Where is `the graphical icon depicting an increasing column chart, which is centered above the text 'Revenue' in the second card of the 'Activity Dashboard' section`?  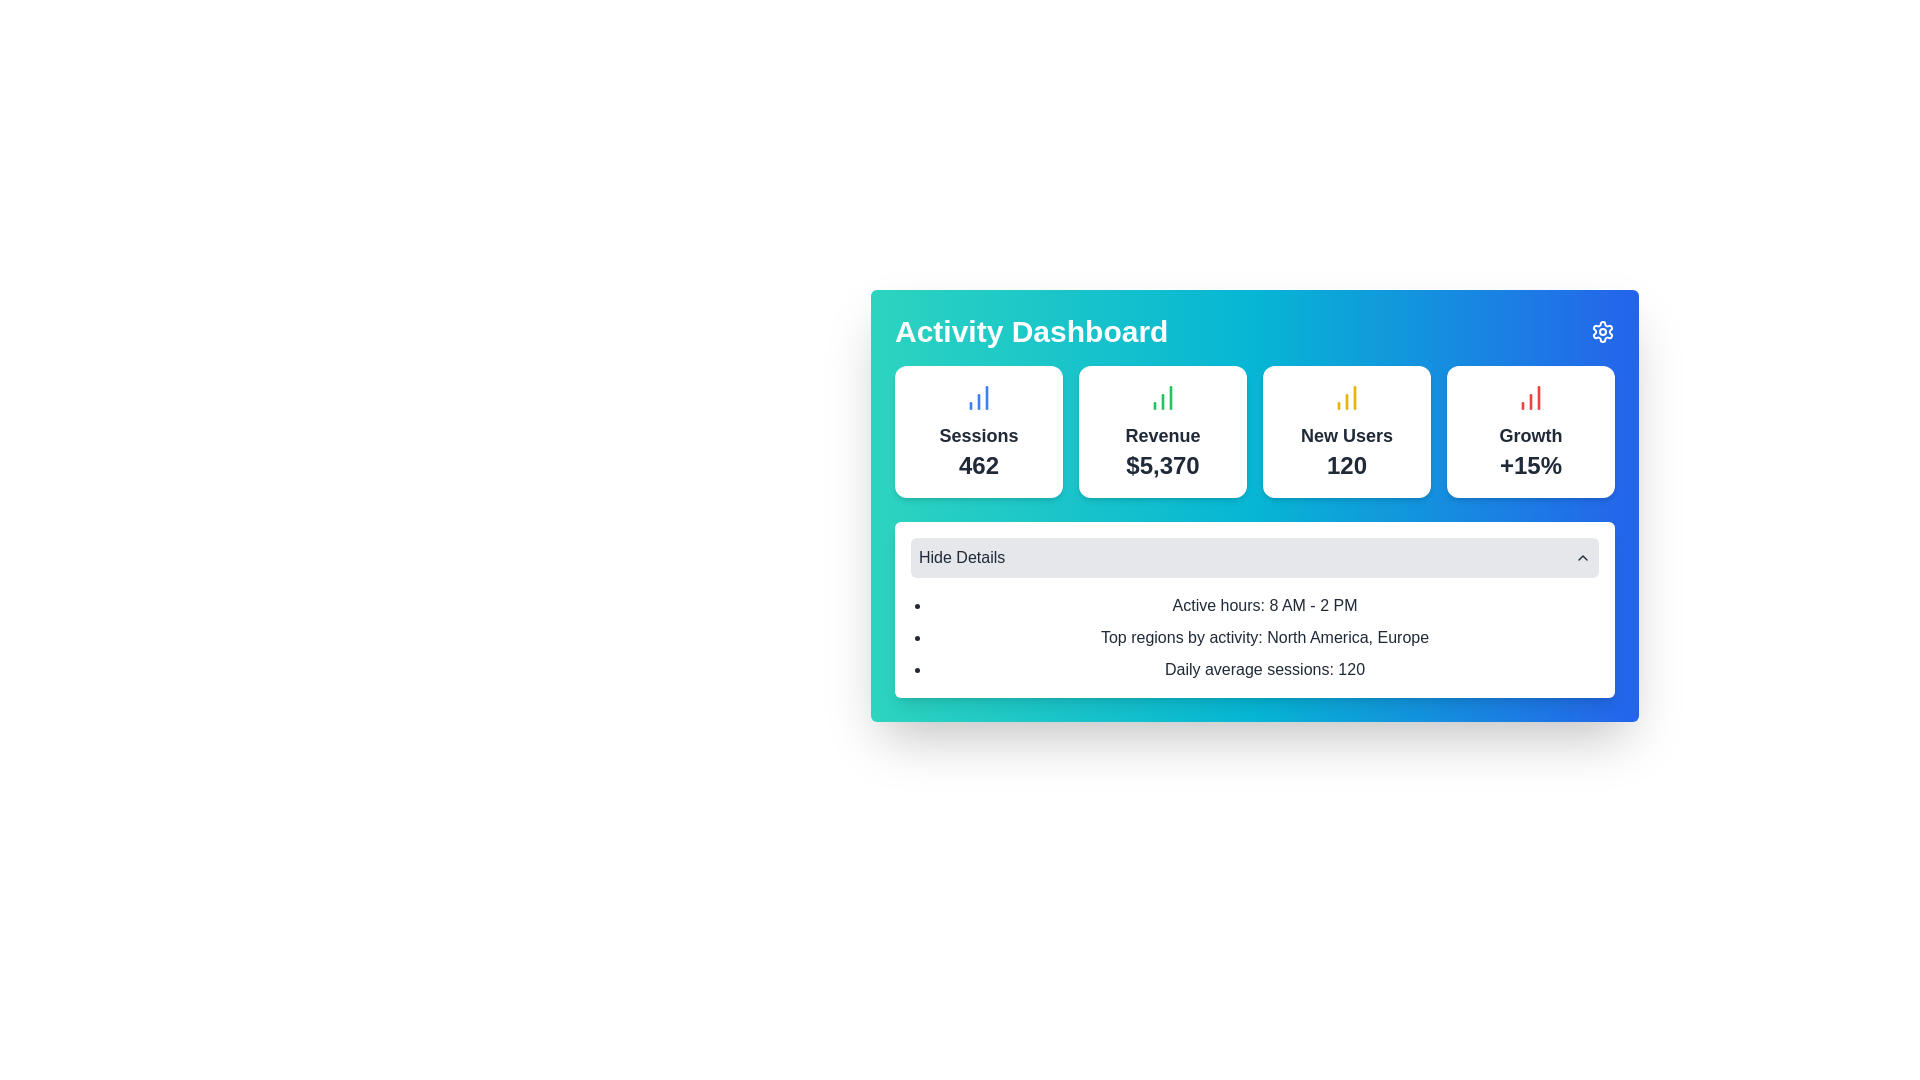
the graphical icon depicting an increasing column chart, which is centered above the text 'Revenue' in the second card of the 'Activity Dashboard' section is located at coordinates (1162, 397).